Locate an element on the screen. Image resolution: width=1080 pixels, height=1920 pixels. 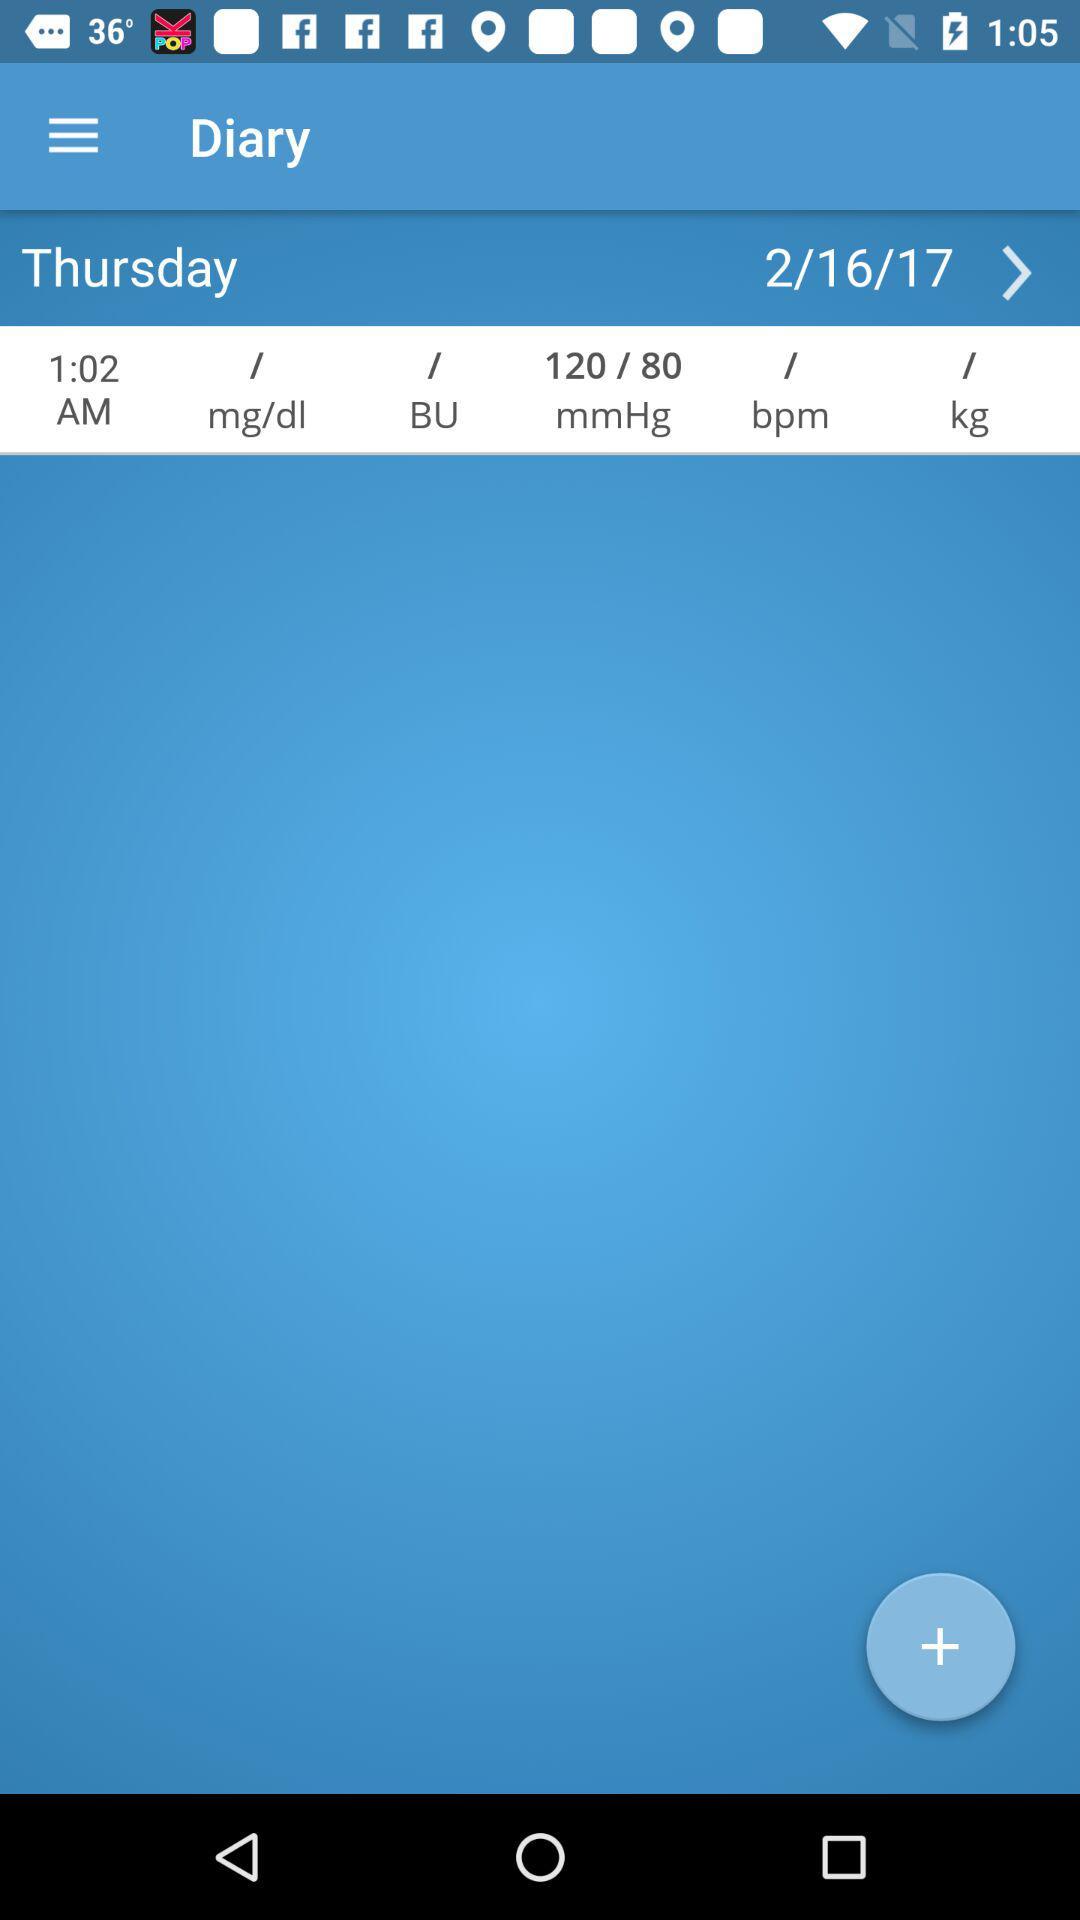
item below the 120 / 80 is located at coordinates (612, 412).